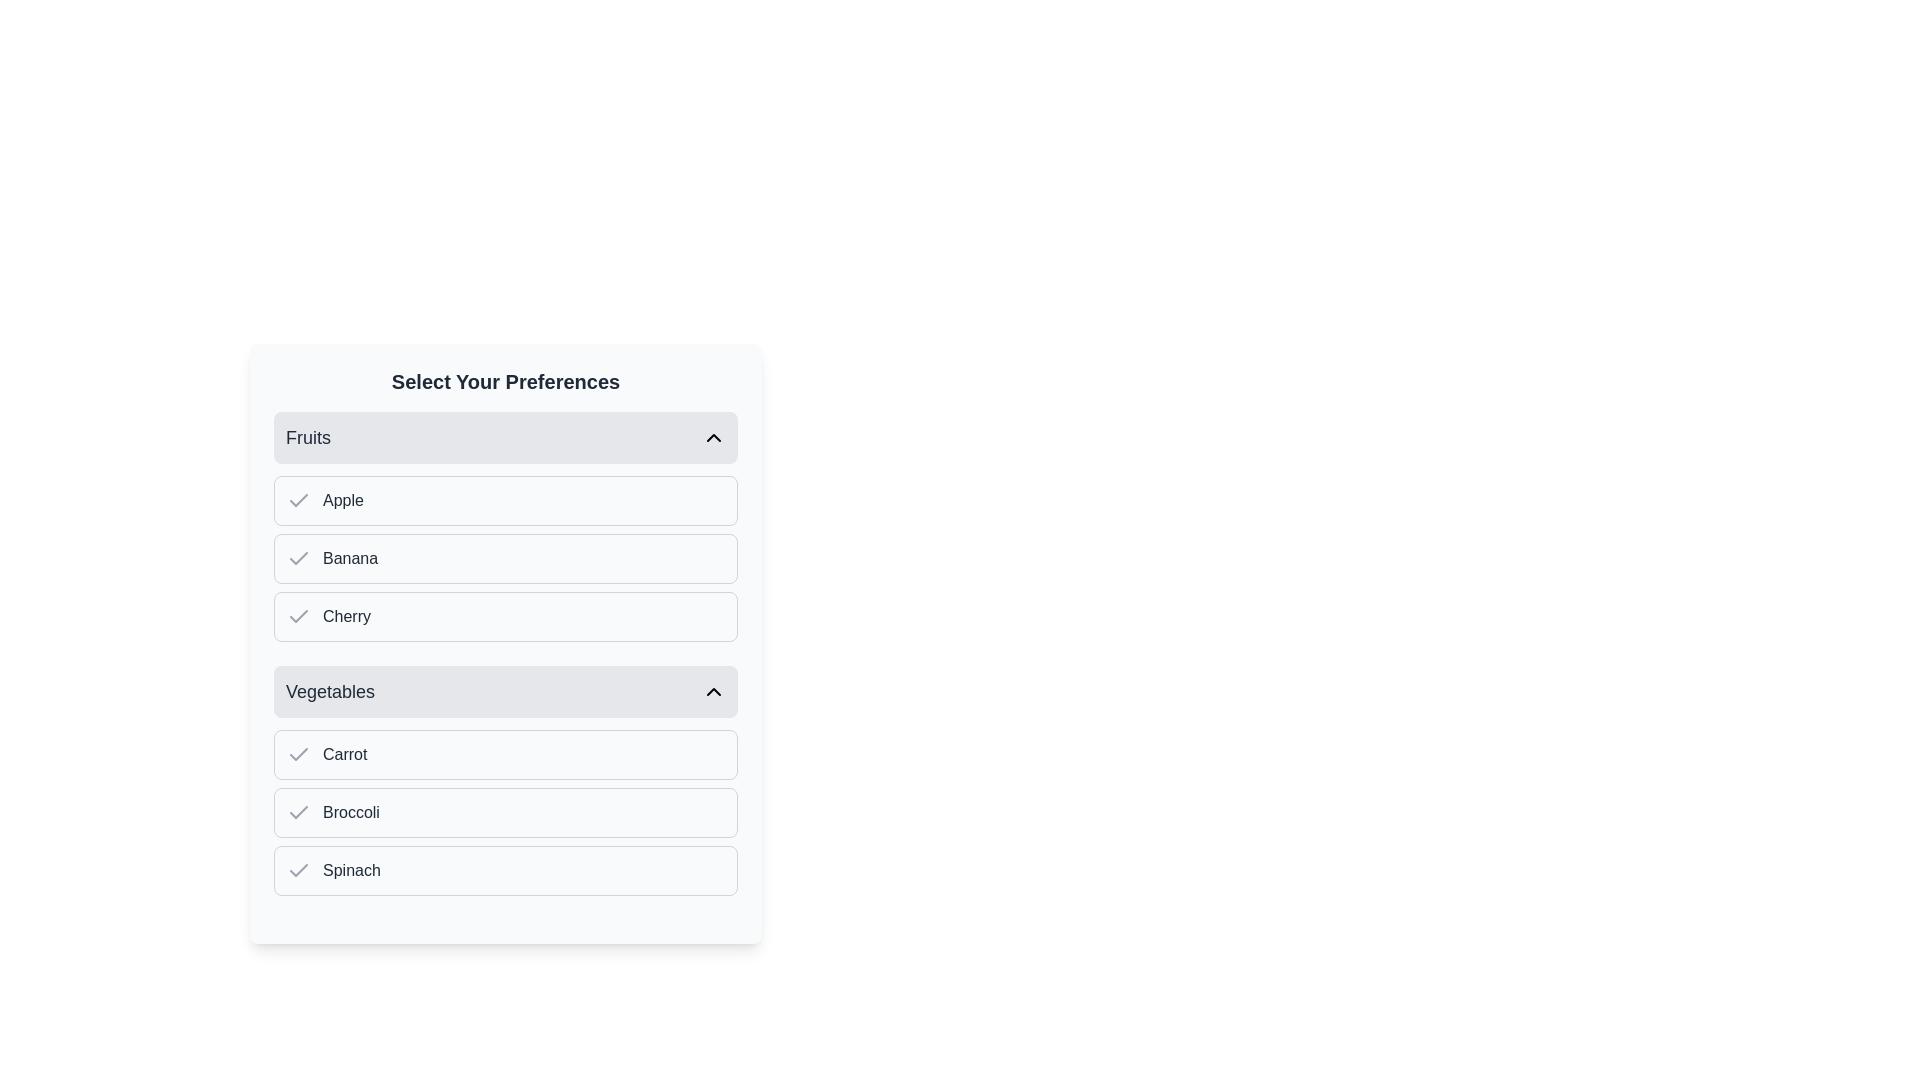 Image resolution: width=1920 pixels, height=1080 pixels. What do you see at coordinates (351, 870) in the screenshot?
I see `the 'Spinach' text label, which is the last item in the vegetable selection list, located to the right of a checkmark icon indicating its selected state` at bounding box center [351, 870].